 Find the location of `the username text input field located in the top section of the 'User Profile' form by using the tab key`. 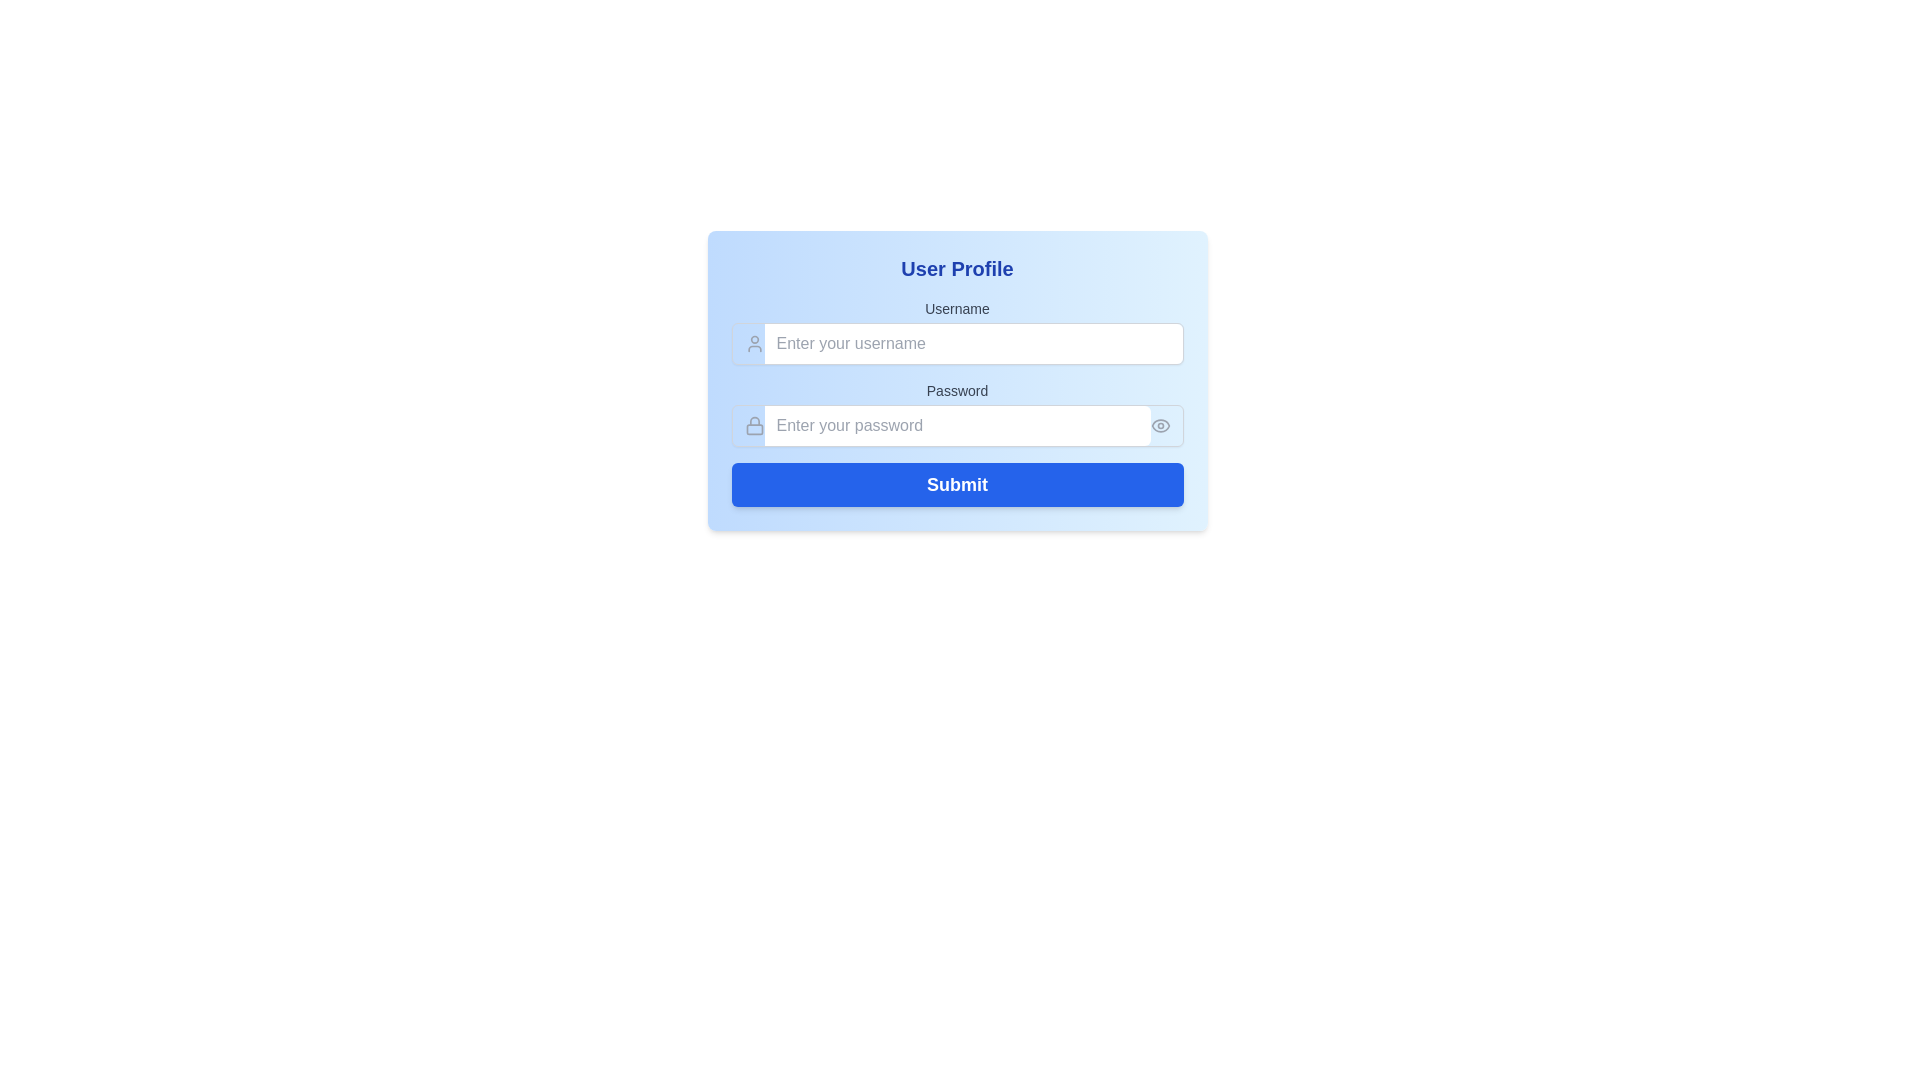

the username text input field located in the top section of the 'User Profile' form by using the tab key is located at coordinates (973, 342).